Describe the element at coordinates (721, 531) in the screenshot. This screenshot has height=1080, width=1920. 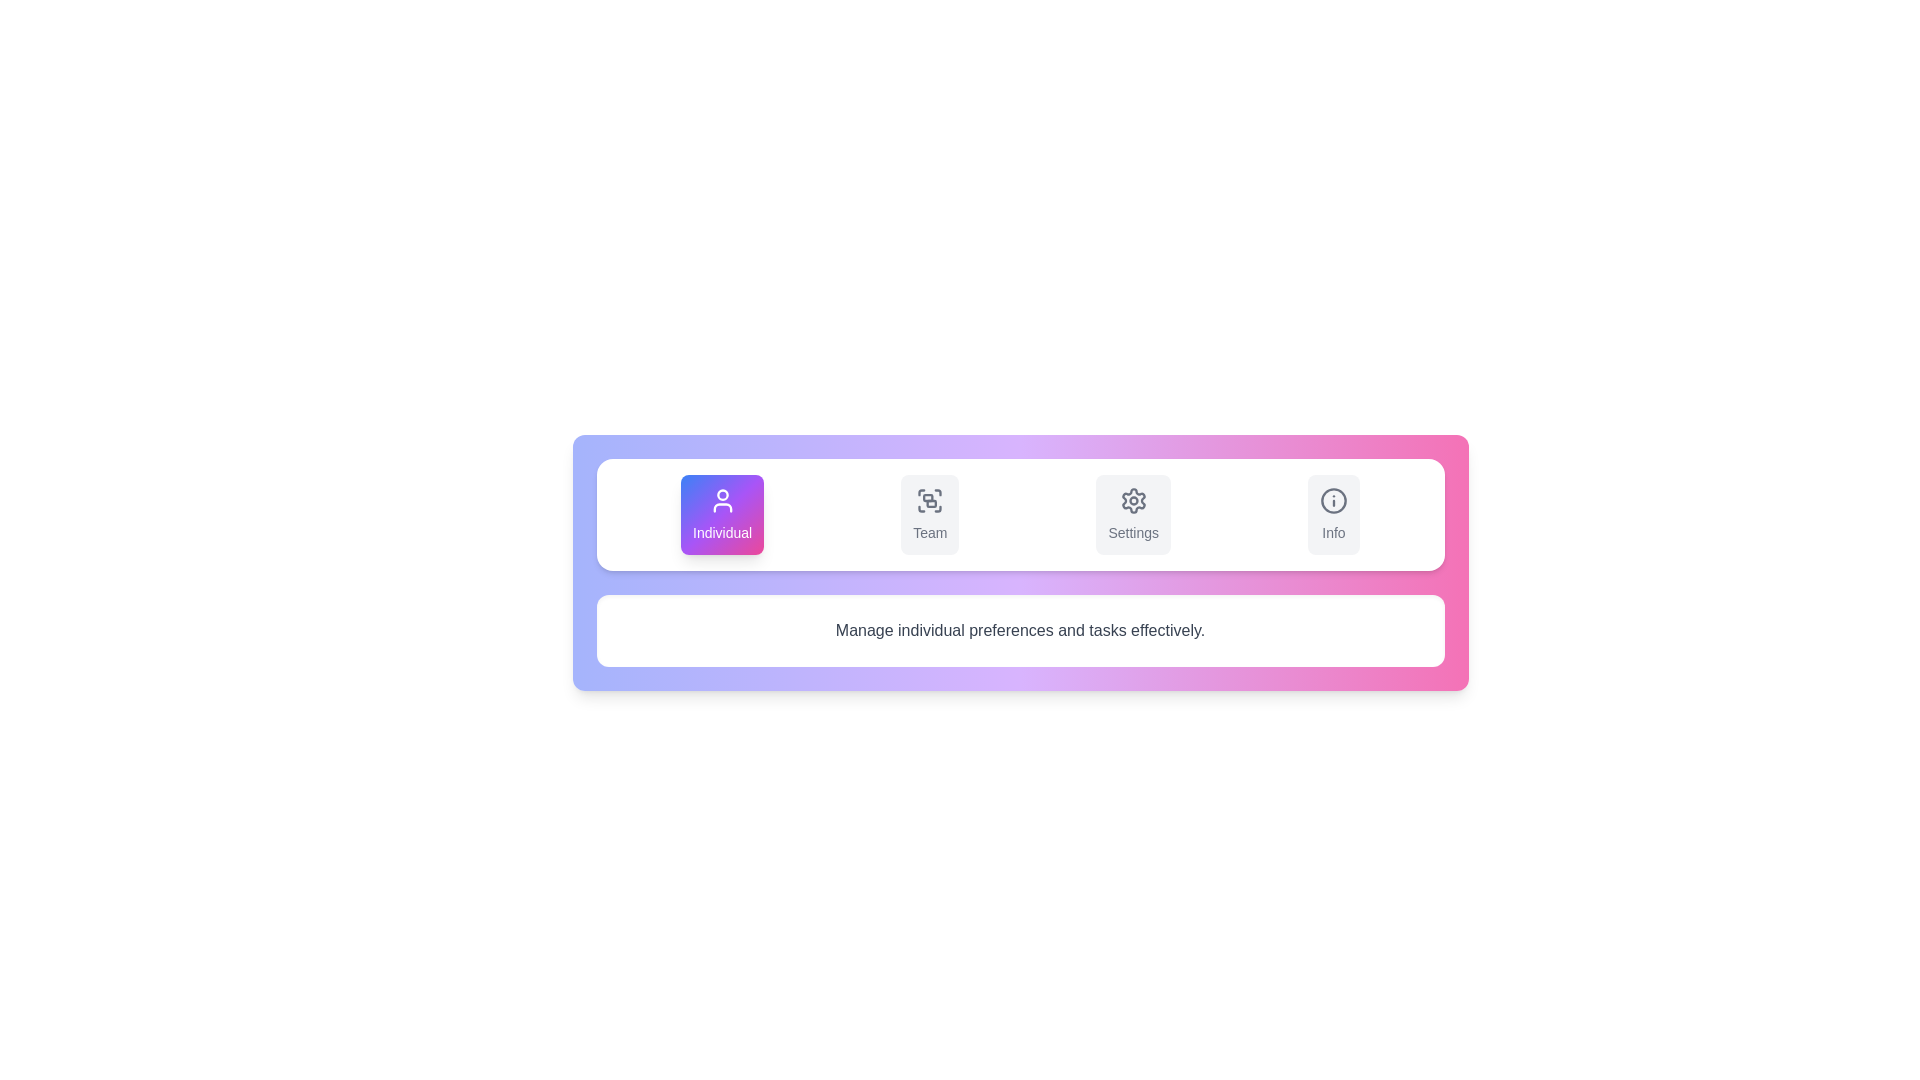
I see `the text label displaying the word 'Individual', which is located below a user profile icon within a gradient-colored rectangular card` at that location.